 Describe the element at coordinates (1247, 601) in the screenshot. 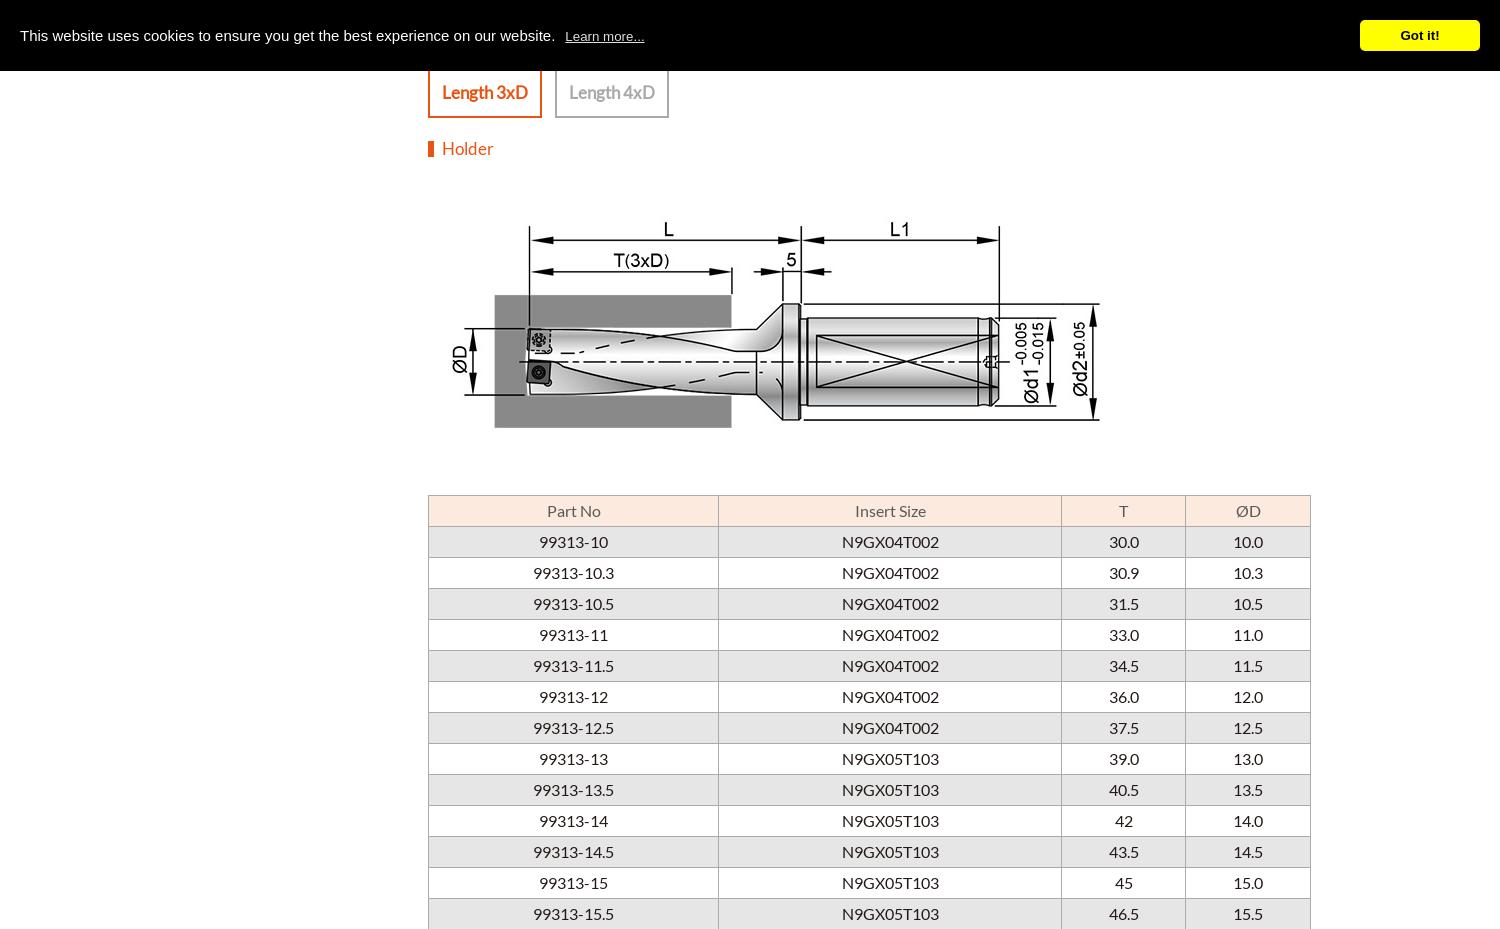

I see `'10.5'` at that location.